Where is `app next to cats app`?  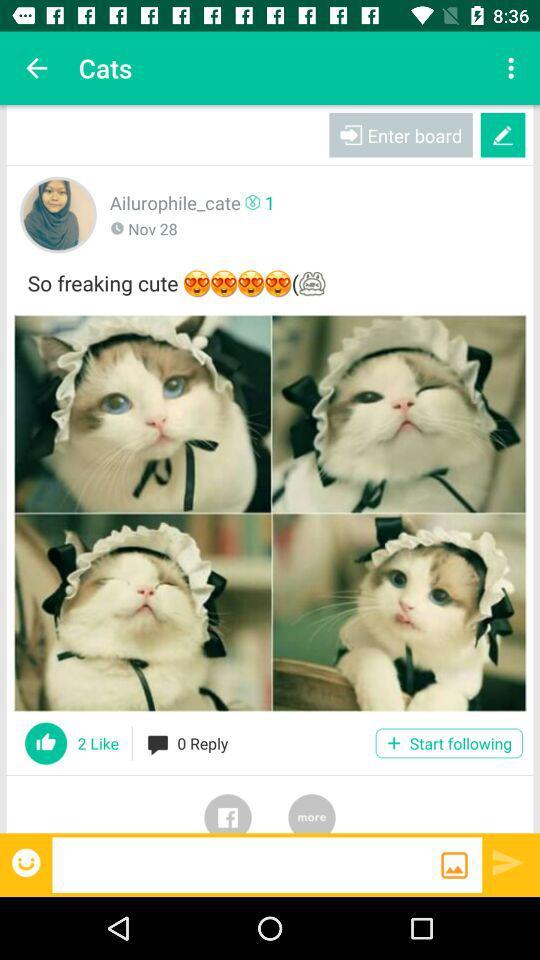
app next to cats app is located at coordinates (36, 68).